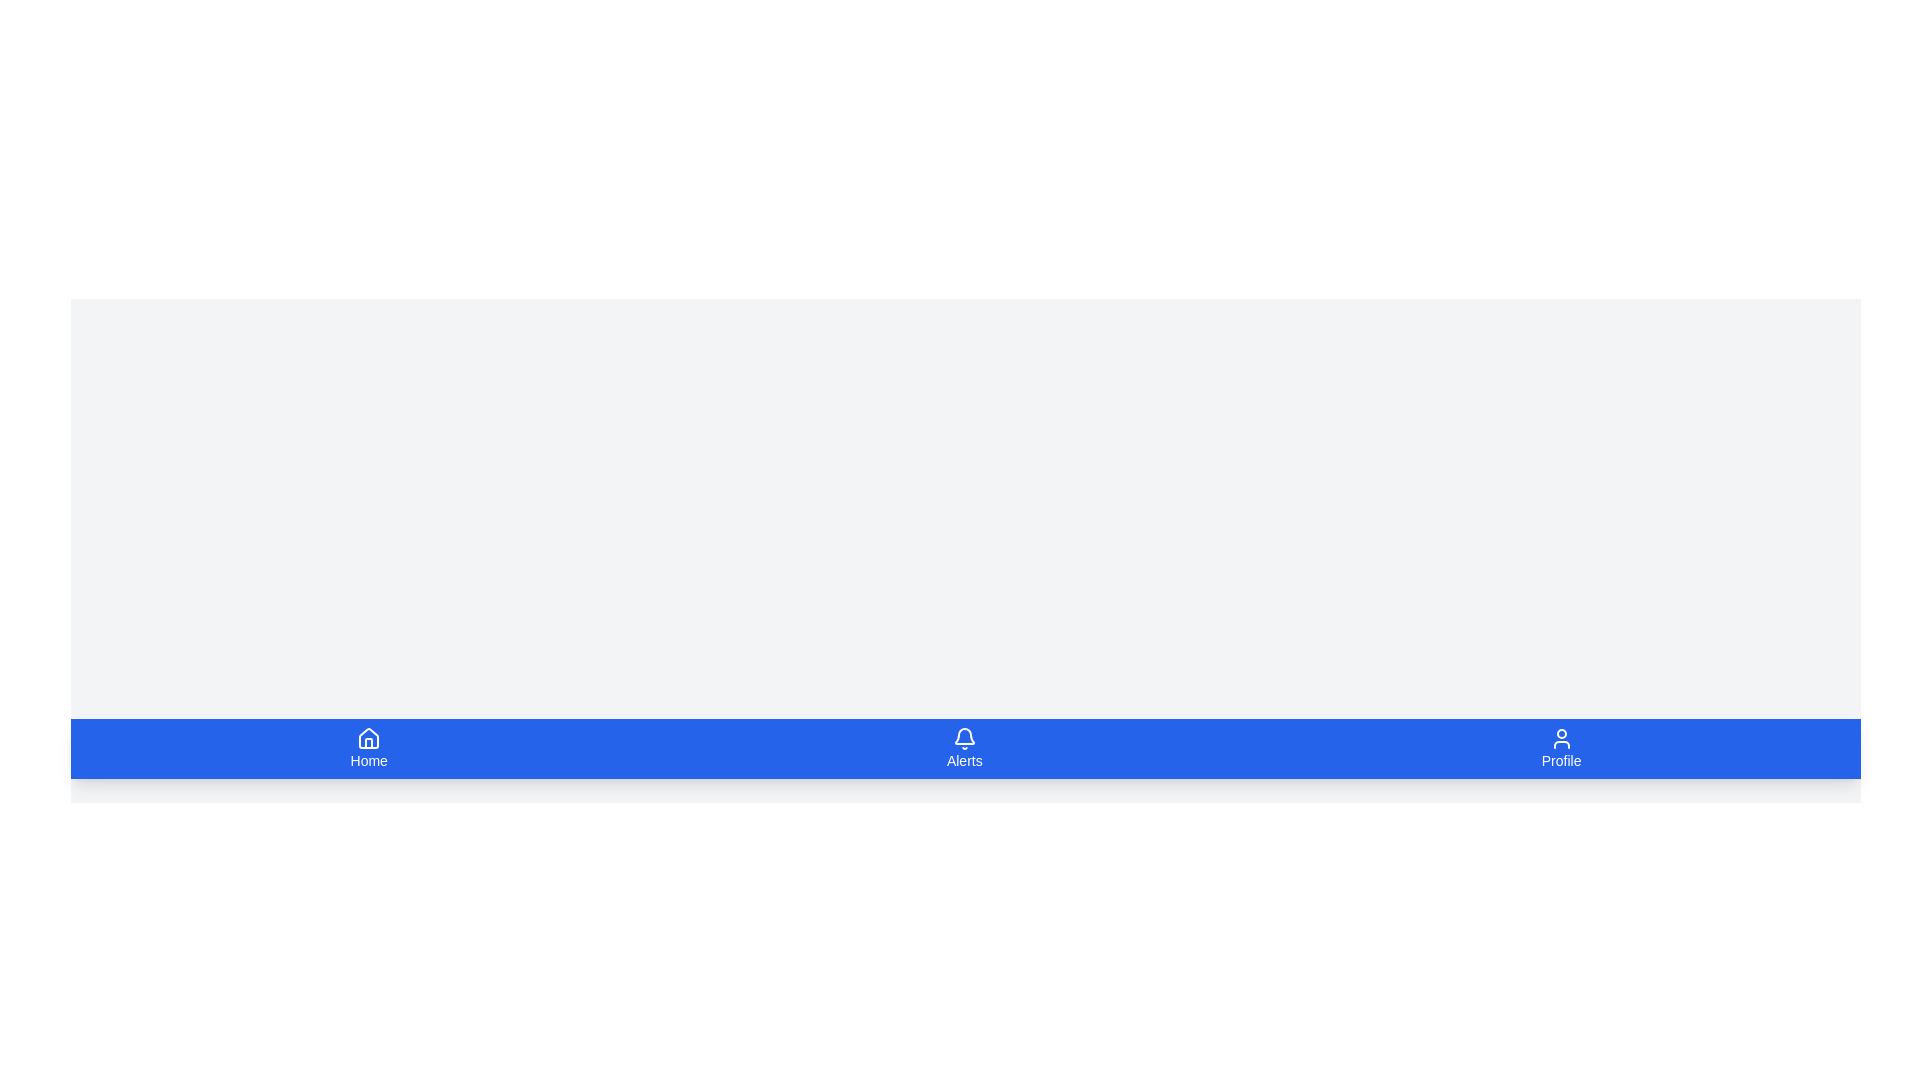 Image resolution: width=1920 pixels, height=1080 pixels. Describe the element at coordinates (369, 760) in the screenshot. I see `the 'Home' text label, which is styled in white and located within the blue bottom navigation bar, positioned beneath a house icon` at that location.